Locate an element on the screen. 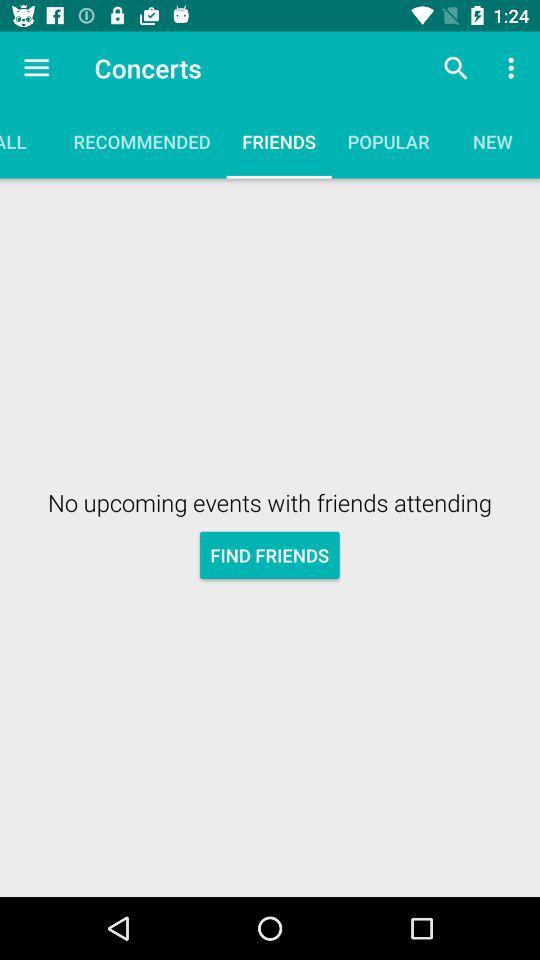 This screenshot has width=540, height=960. find friends item is located at coordinates (269, 555).